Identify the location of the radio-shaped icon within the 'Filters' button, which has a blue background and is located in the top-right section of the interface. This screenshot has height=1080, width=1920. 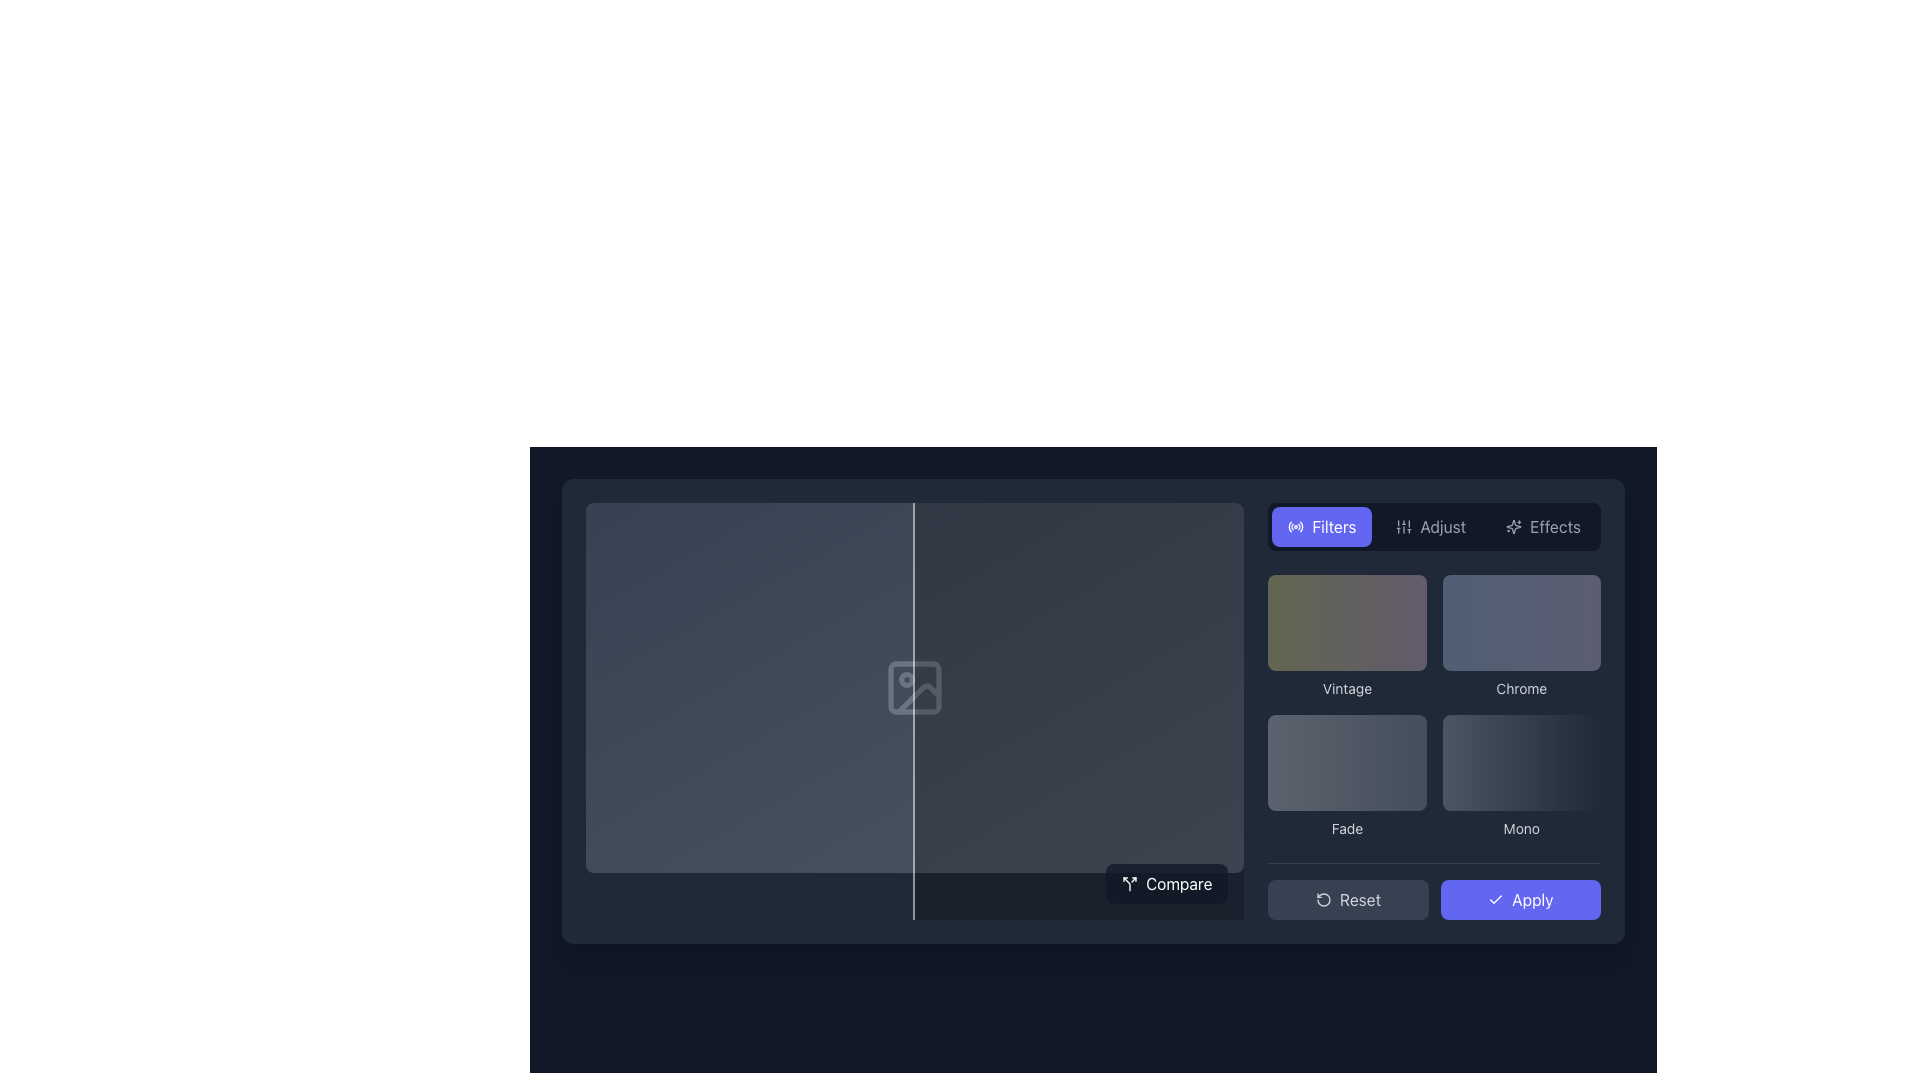
(1296, 526).